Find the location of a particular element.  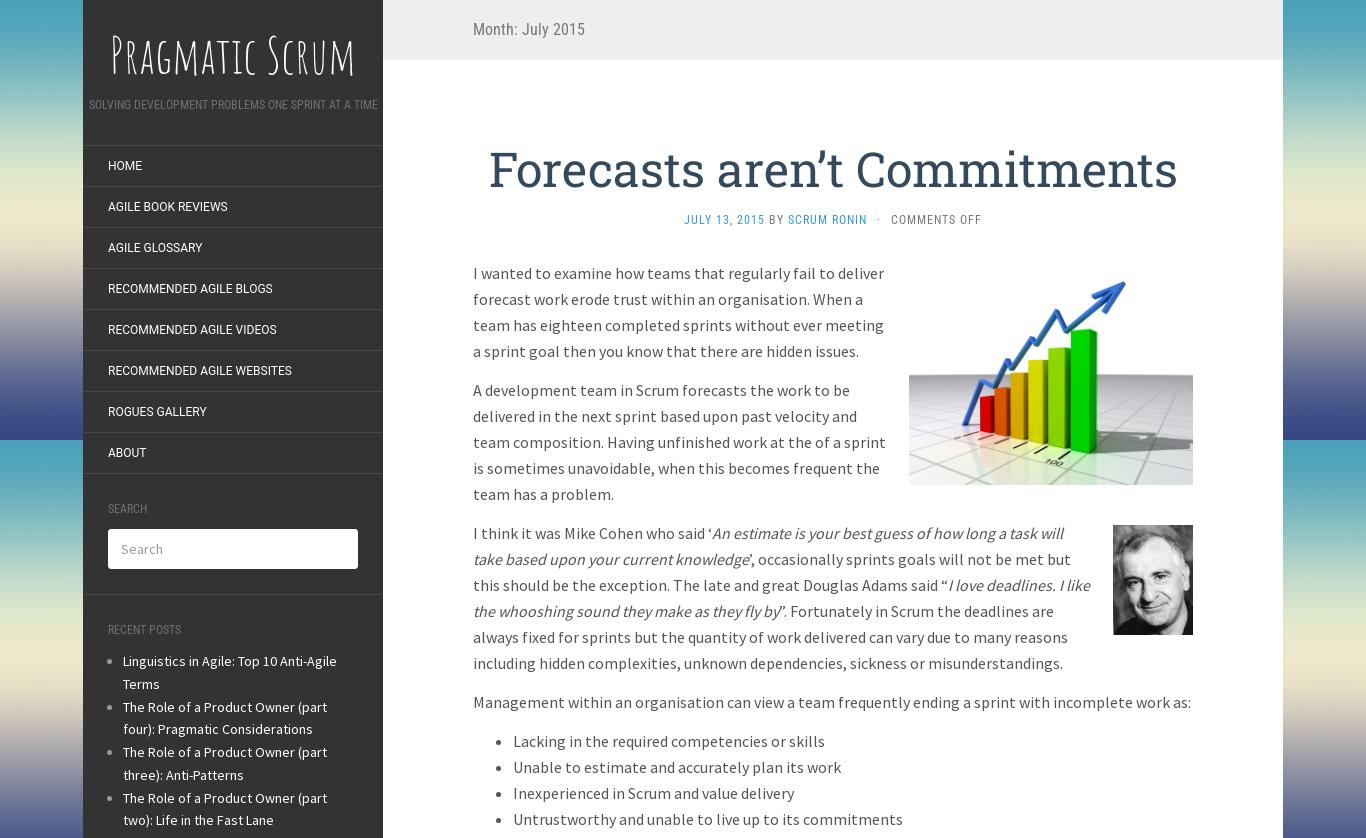

'Agile Book Reviews' is located at coordinates (166, 206).